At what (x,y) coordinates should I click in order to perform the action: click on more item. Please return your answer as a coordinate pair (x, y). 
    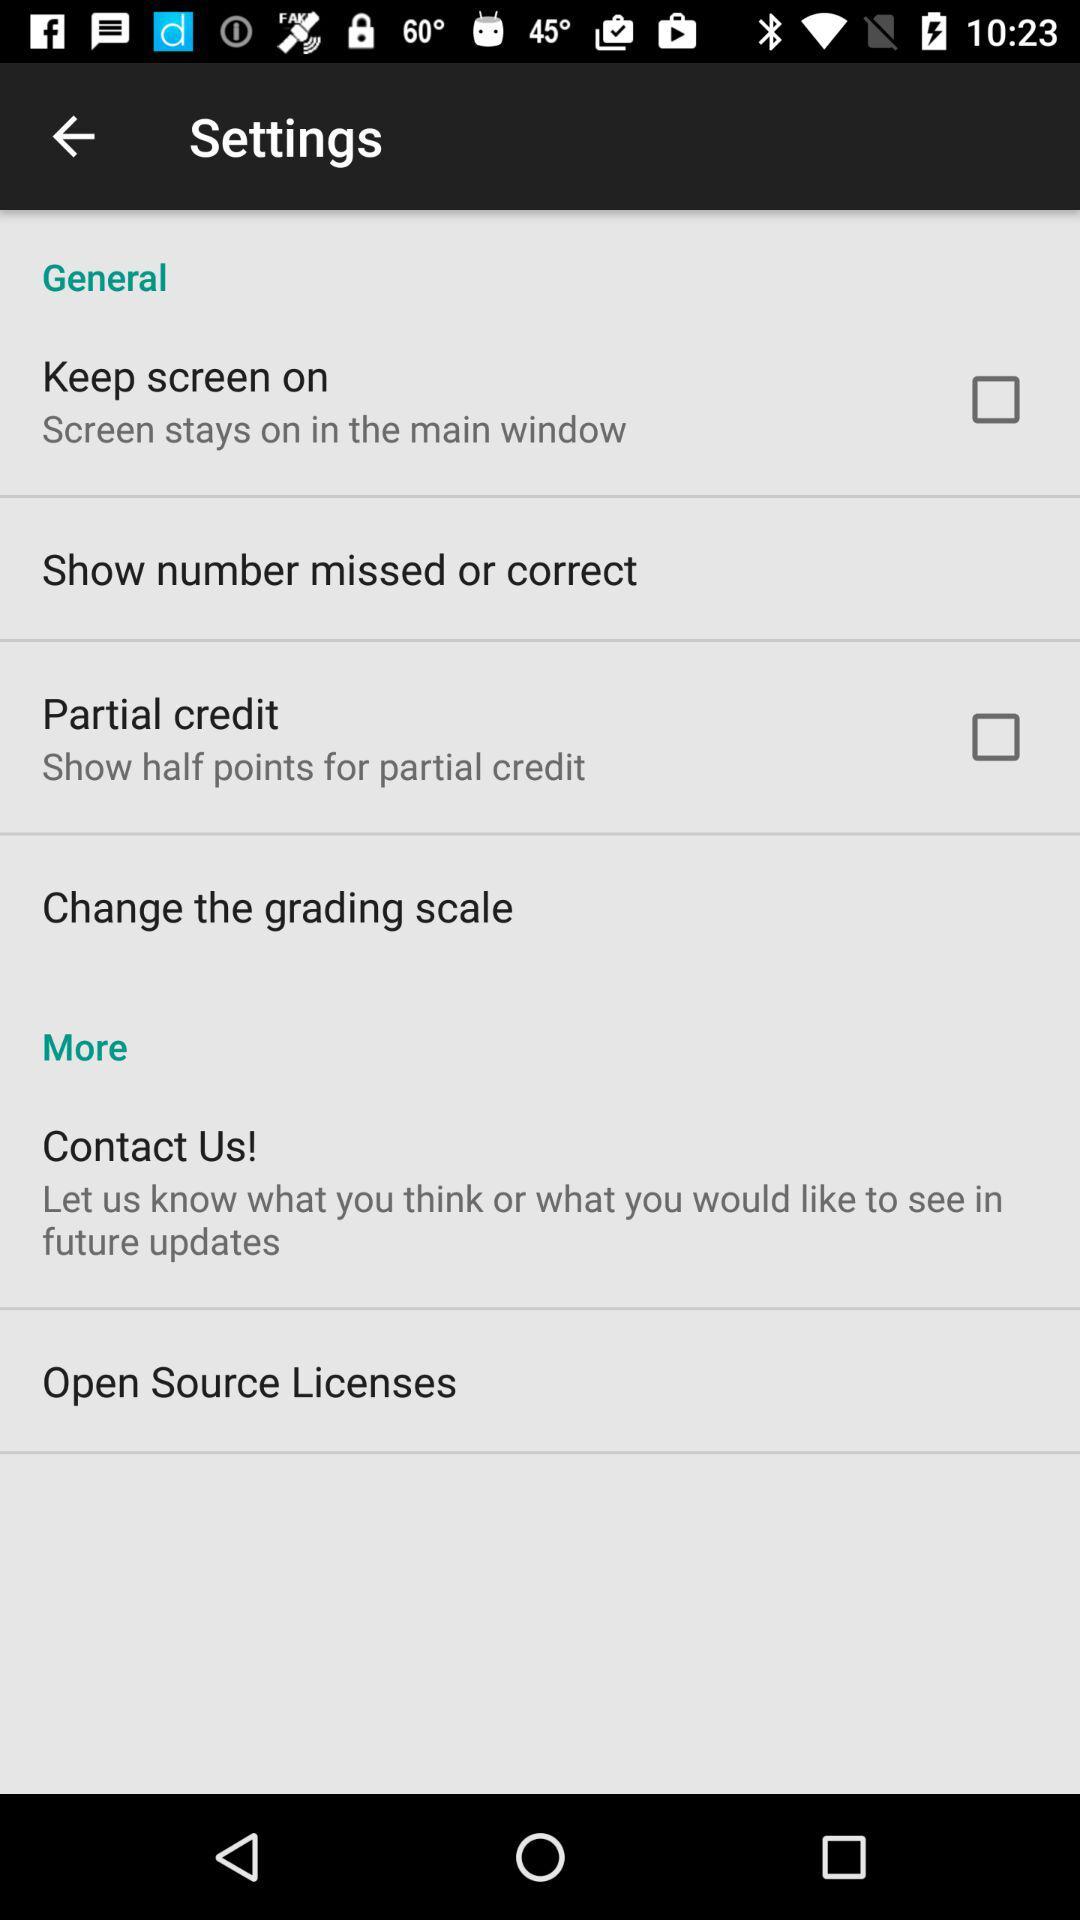
    Looking at the image, I should click on (540, 1025).